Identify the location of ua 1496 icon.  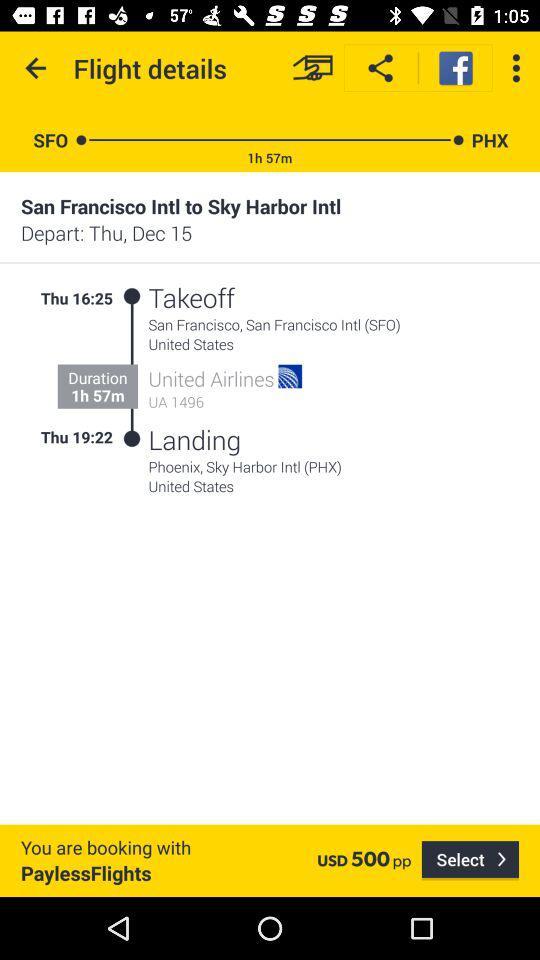
(226, 401).